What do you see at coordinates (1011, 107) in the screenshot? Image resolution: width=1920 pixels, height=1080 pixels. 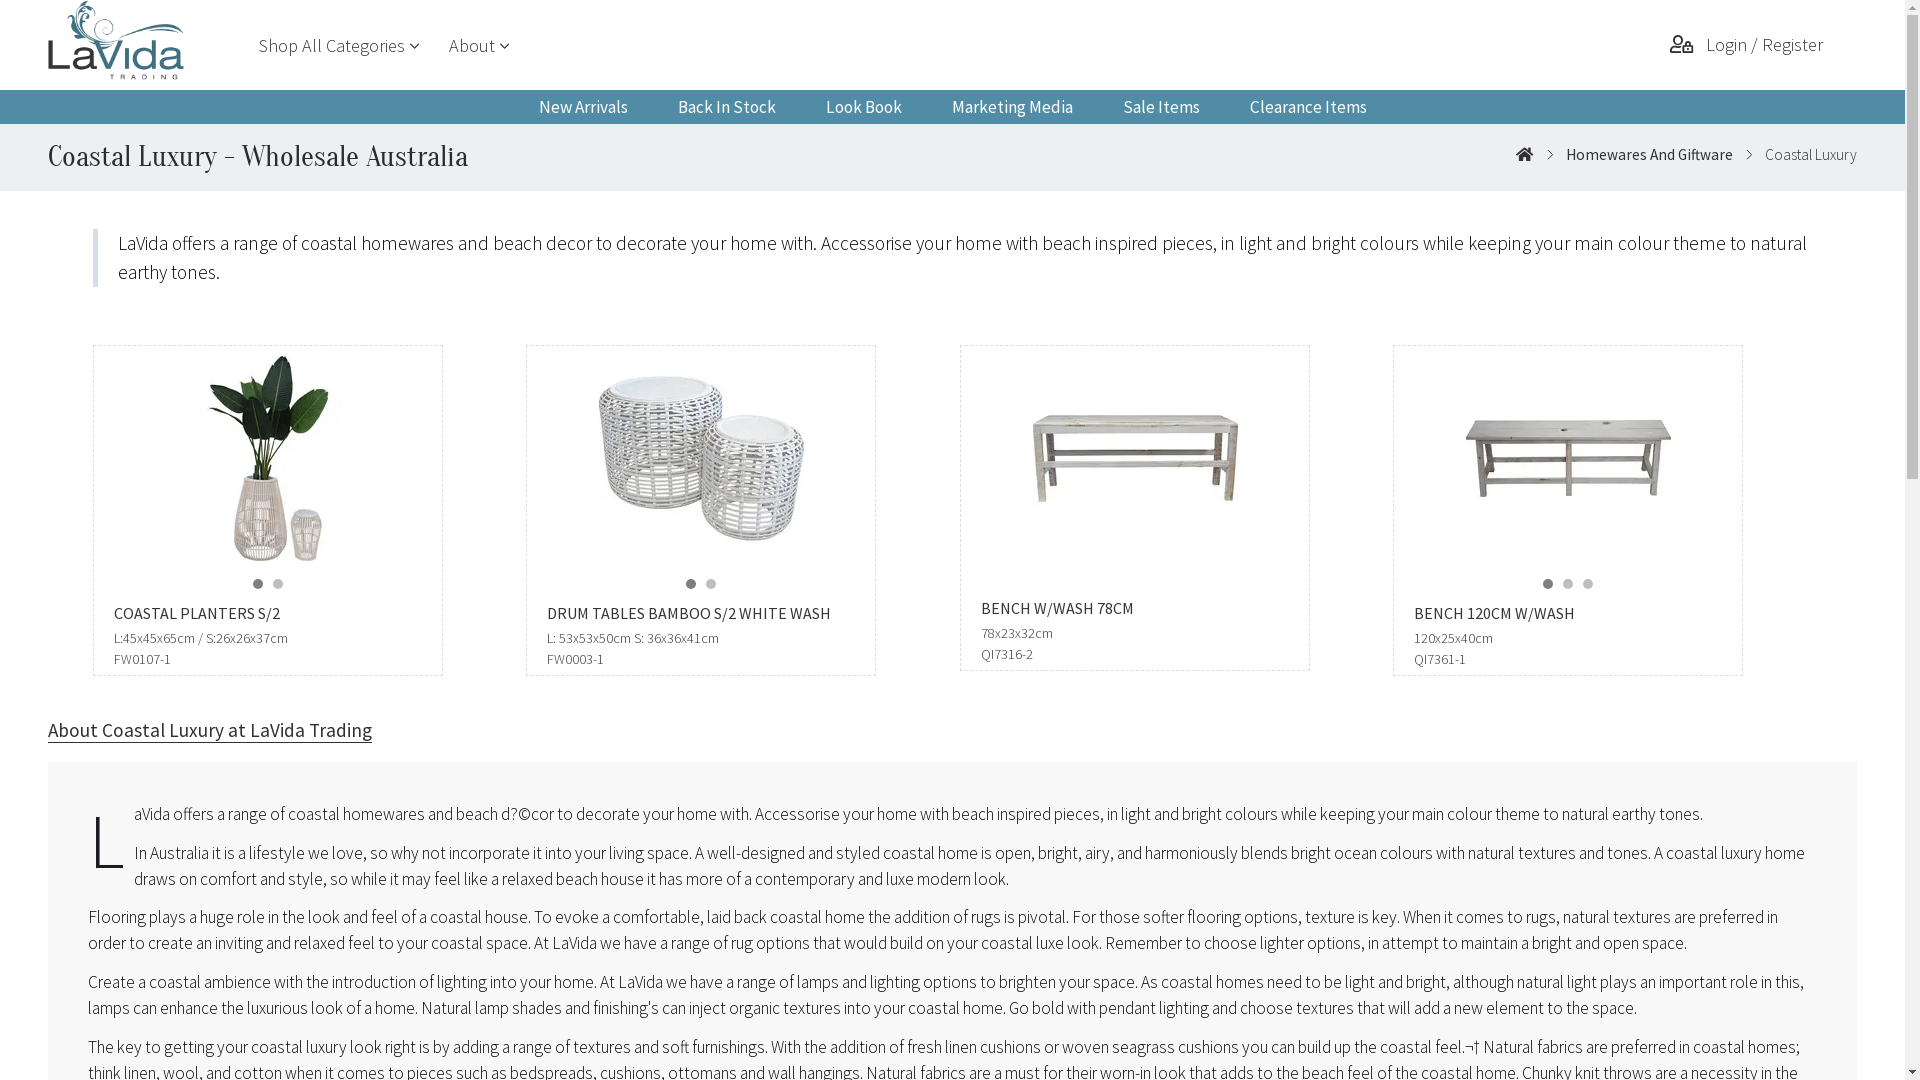 I see `'Marketing Media'` at bounding box center [1011, 107].